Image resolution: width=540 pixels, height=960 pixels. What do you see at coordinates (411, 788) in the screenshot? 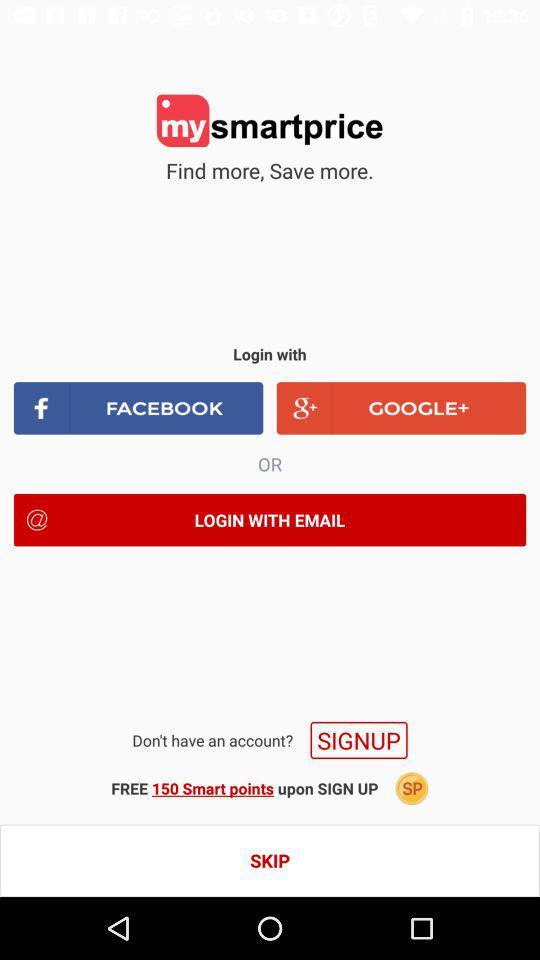
I see `the item to the right of free 150 smart` at bounding box center [411, 788].